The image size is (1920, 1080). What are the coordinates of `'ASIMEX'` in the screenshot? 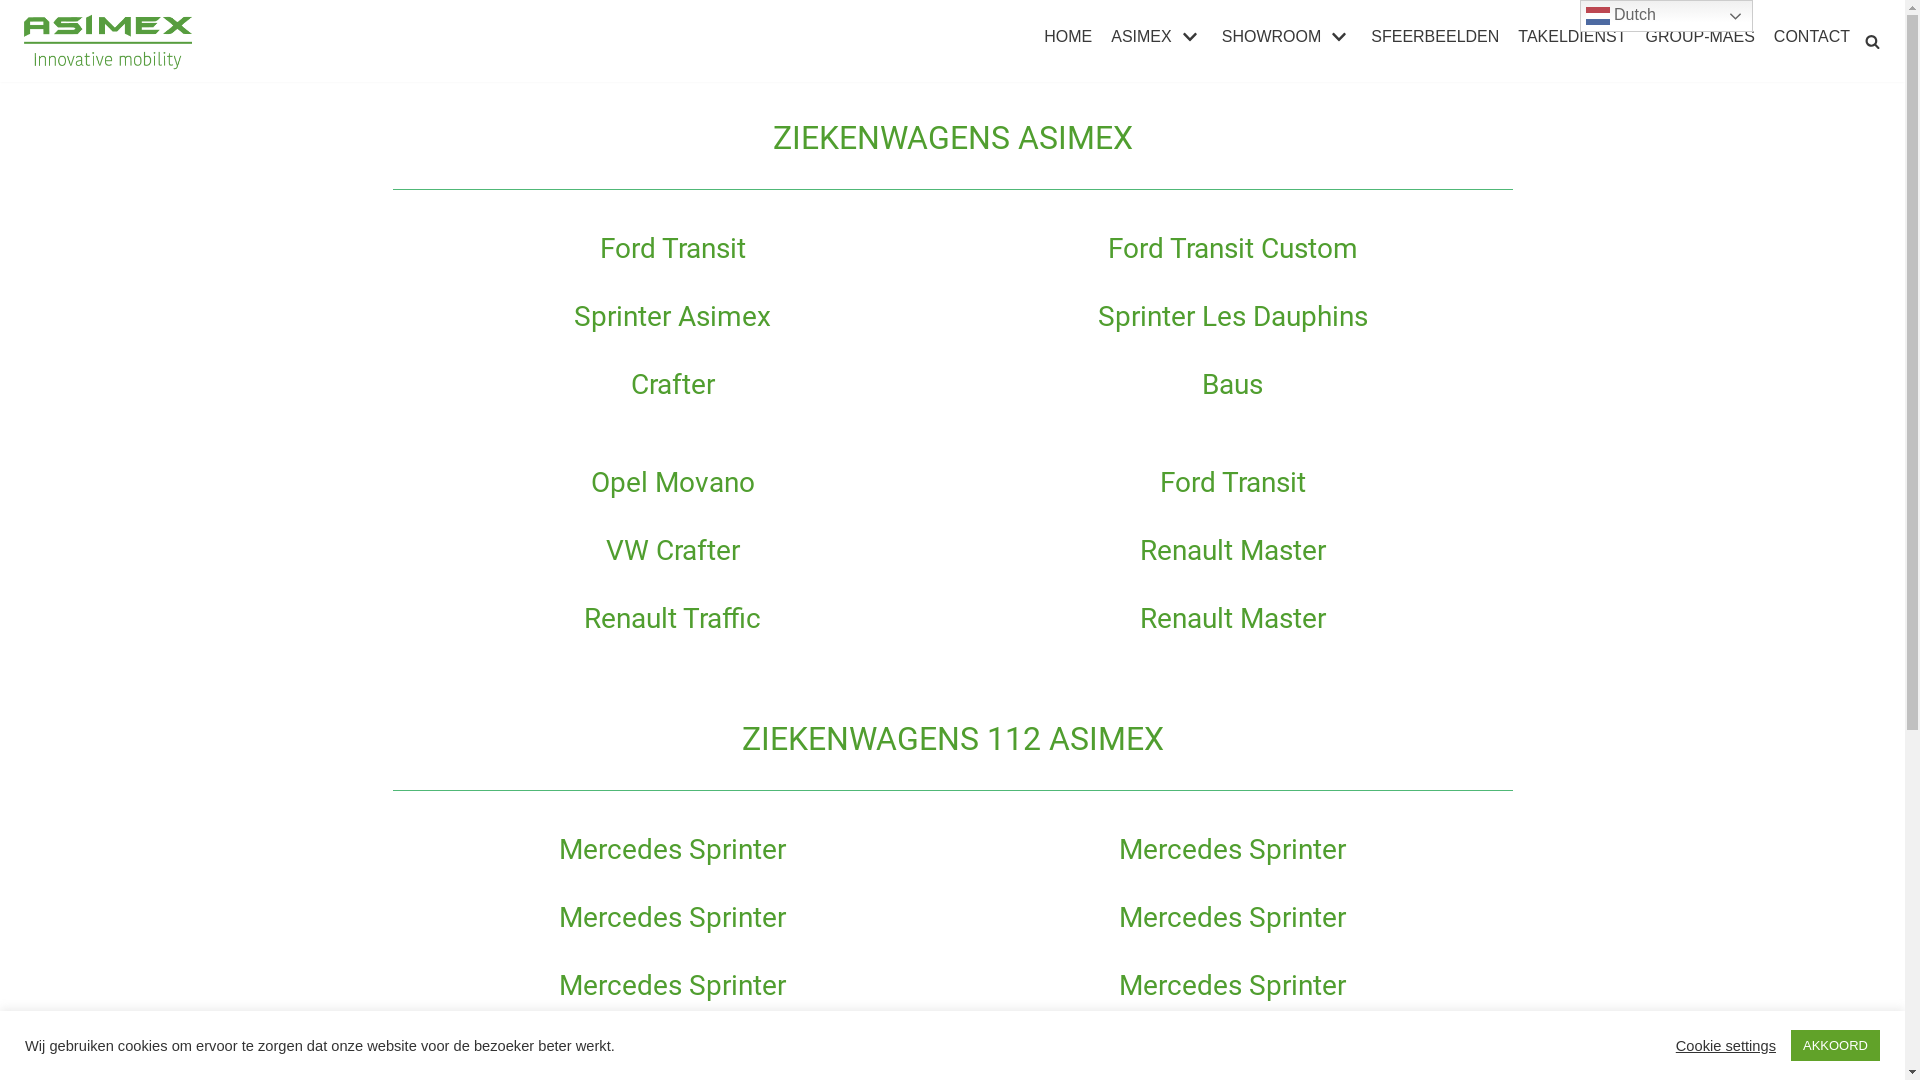 It's located at (1109, 37).